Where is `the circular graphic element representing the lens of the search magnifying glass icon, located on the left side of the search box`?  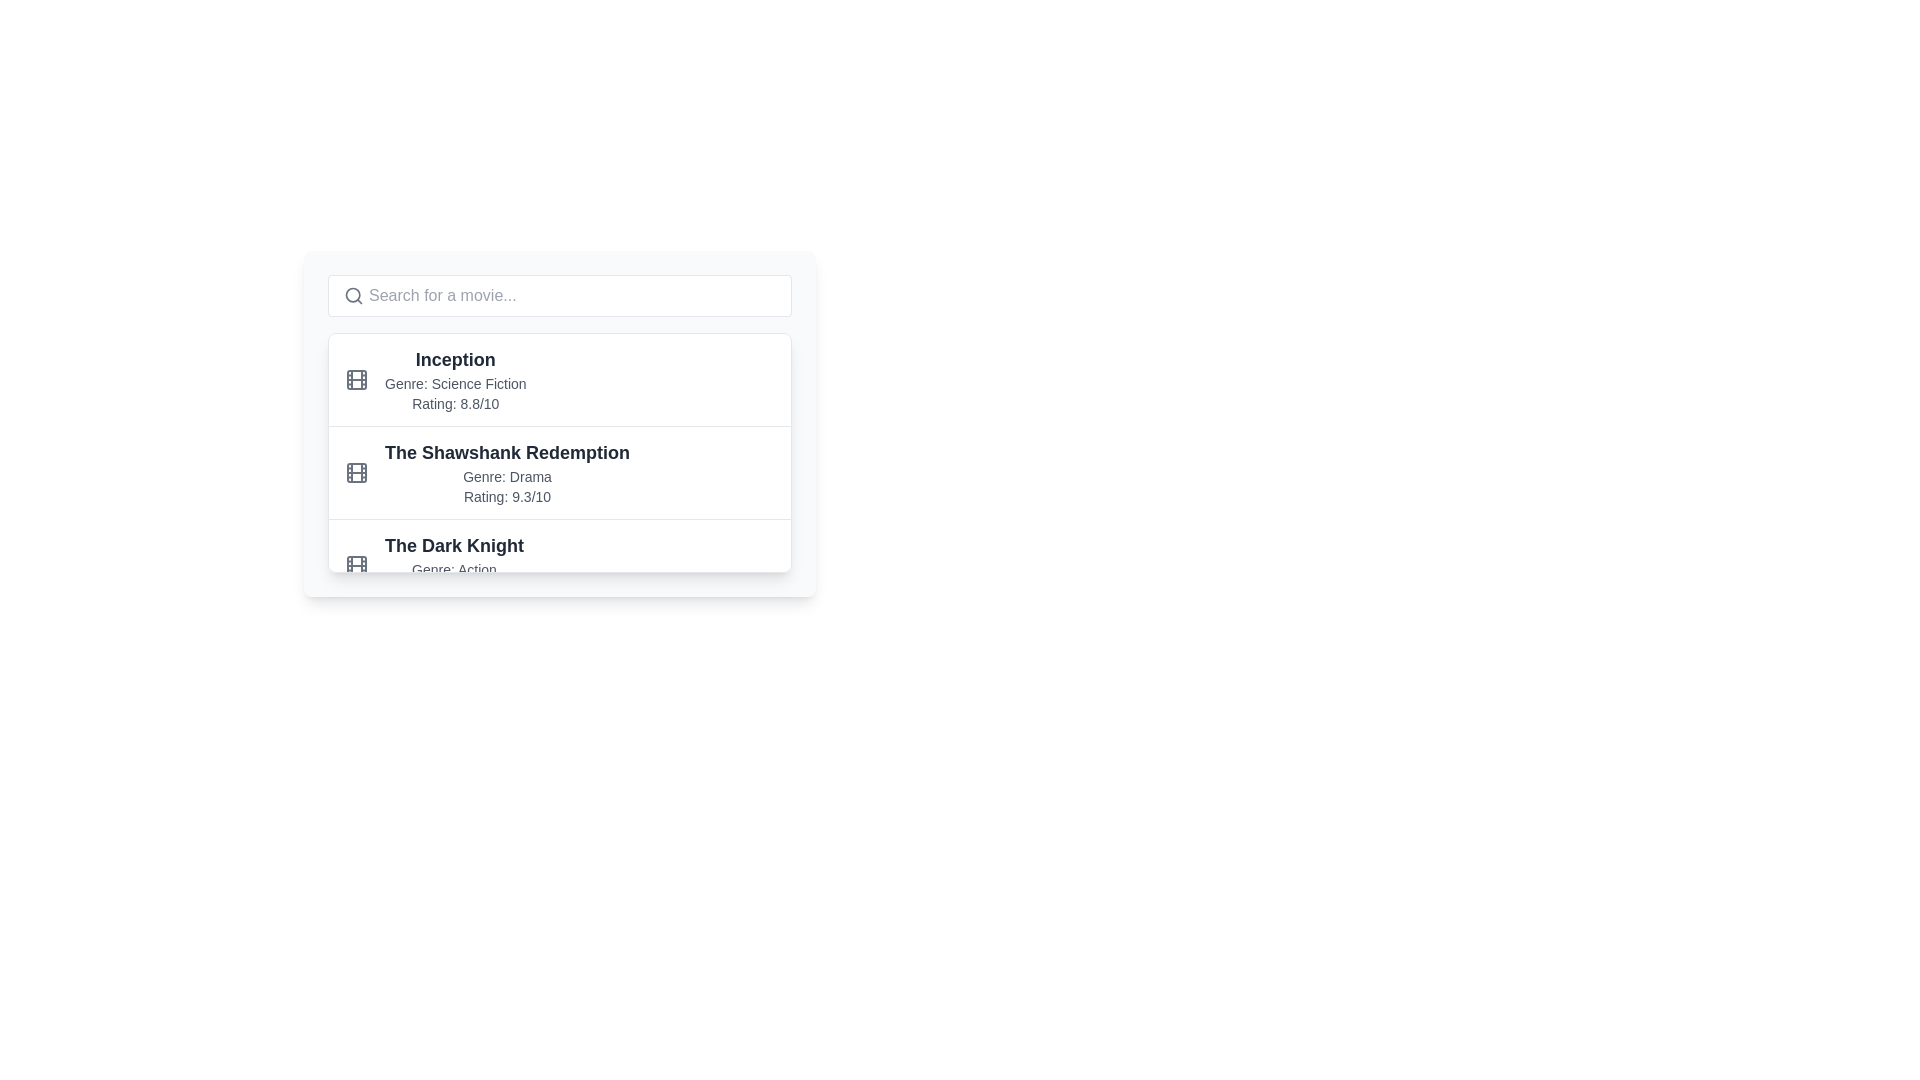 the circular graphic element representing the lens of the search magnifying glass icon, located on the left side of the search box is located at coordinates (353, 295).